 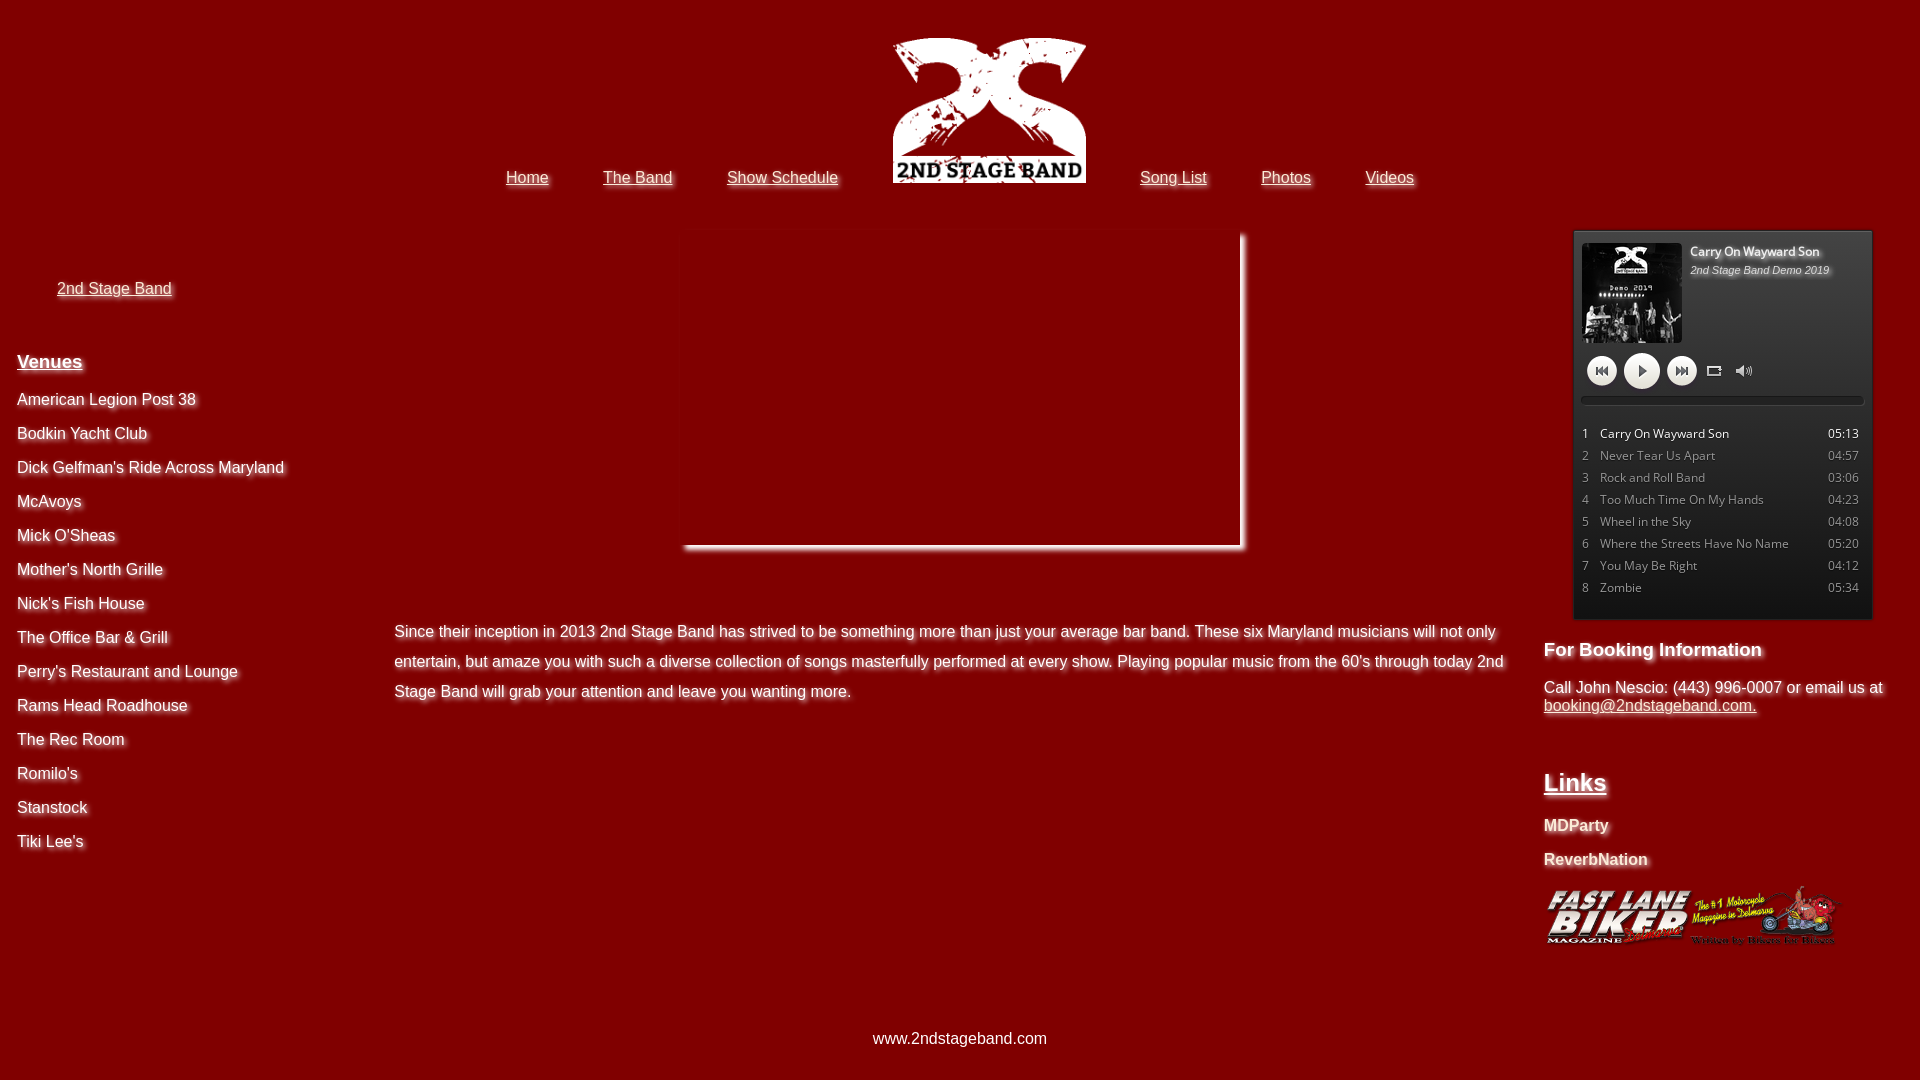 I want to click on 'Song List', so click(x=1173, y=176).